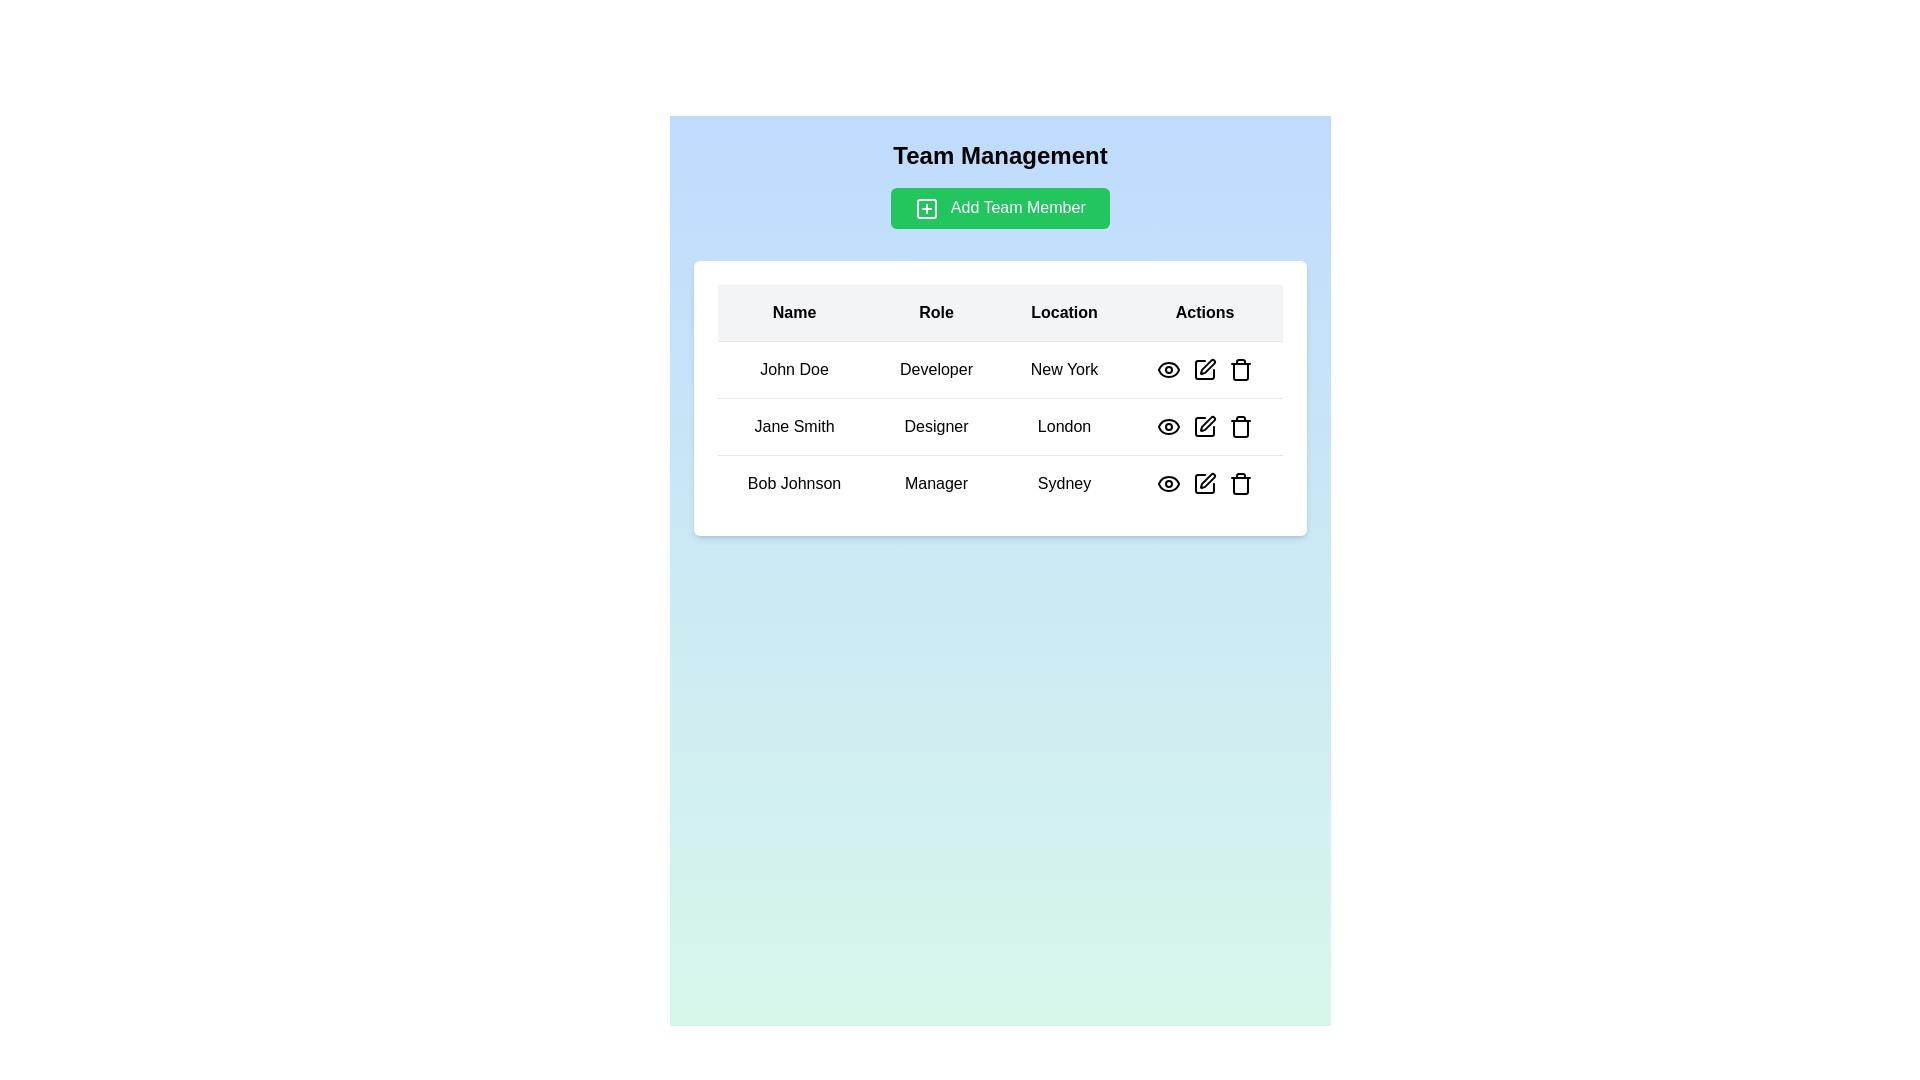  I want to click on the small, circular button resembling an eye icon in the 'Actions' column of the first row corresponding to user 'John Doe', so click(1169, 369).